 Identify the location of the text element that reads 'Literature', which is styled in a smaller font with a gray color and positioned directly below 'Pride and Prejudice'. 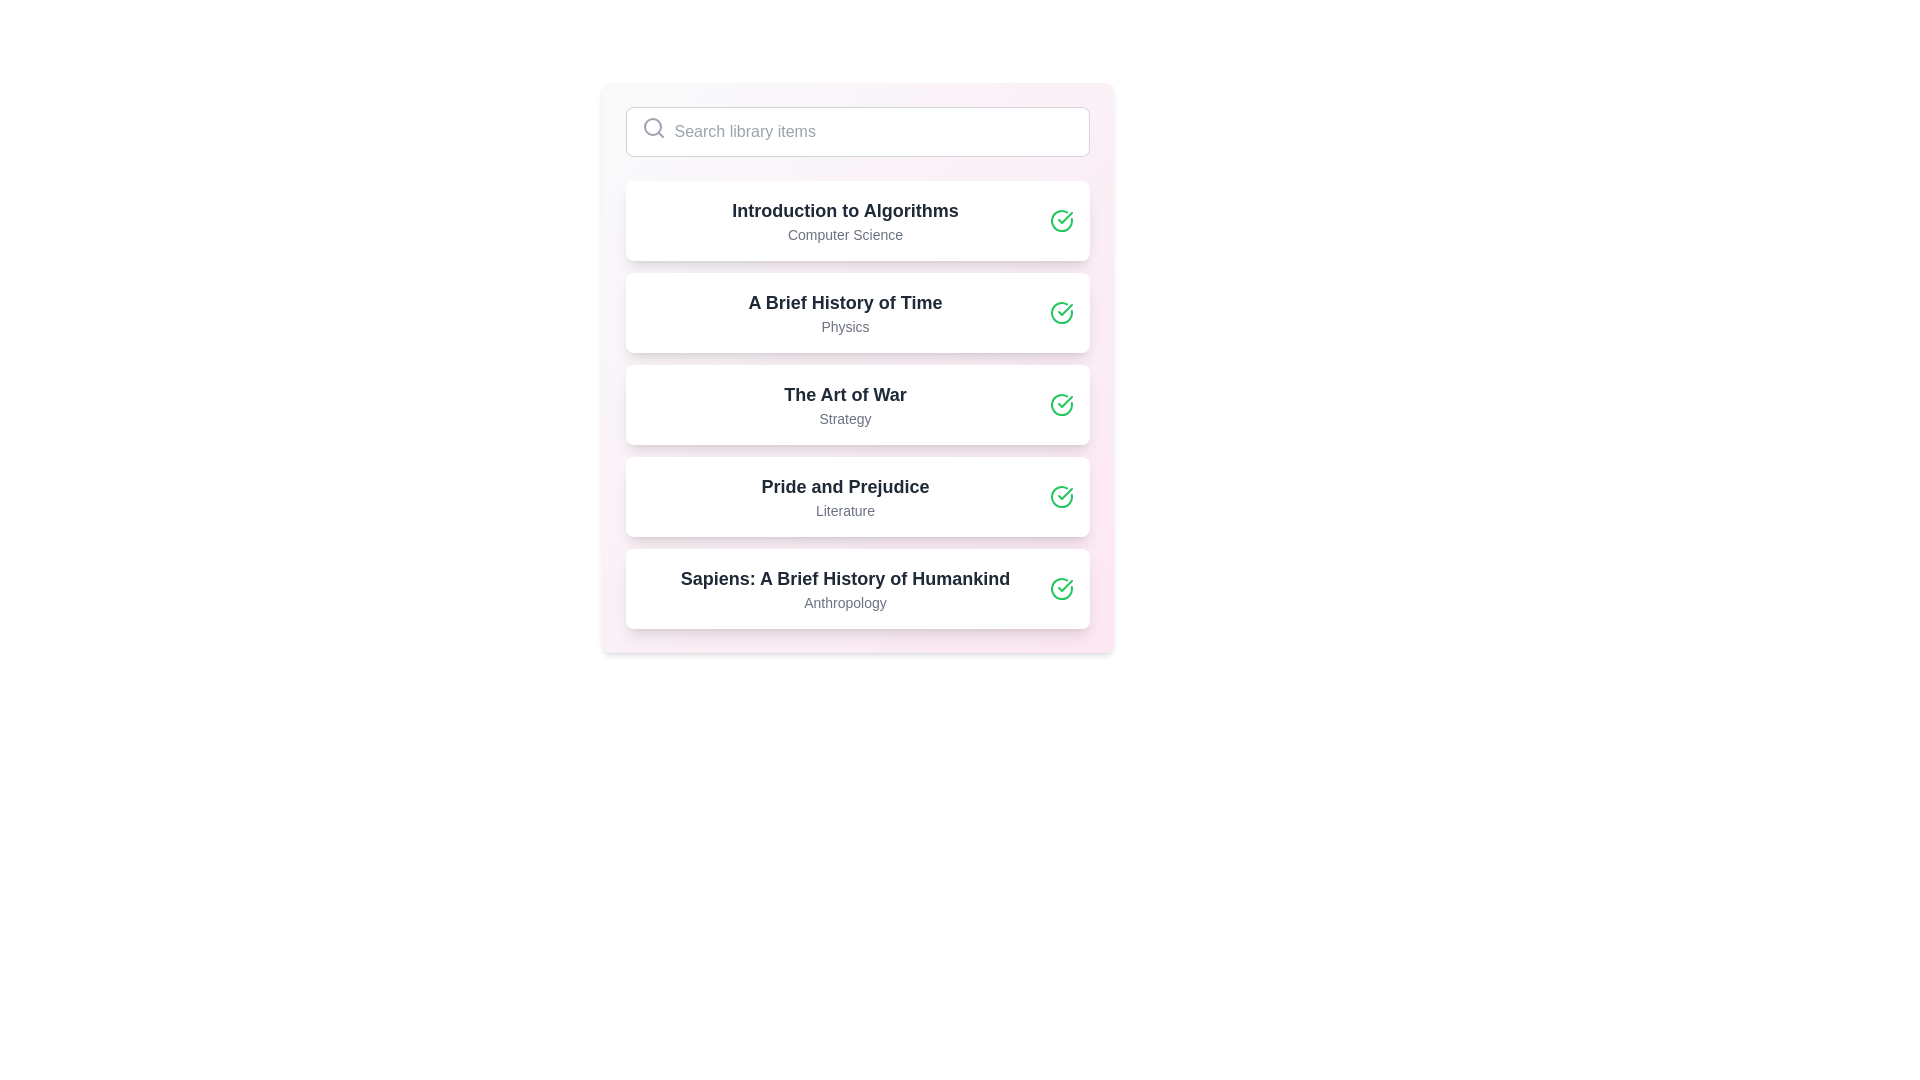
(845, 509).